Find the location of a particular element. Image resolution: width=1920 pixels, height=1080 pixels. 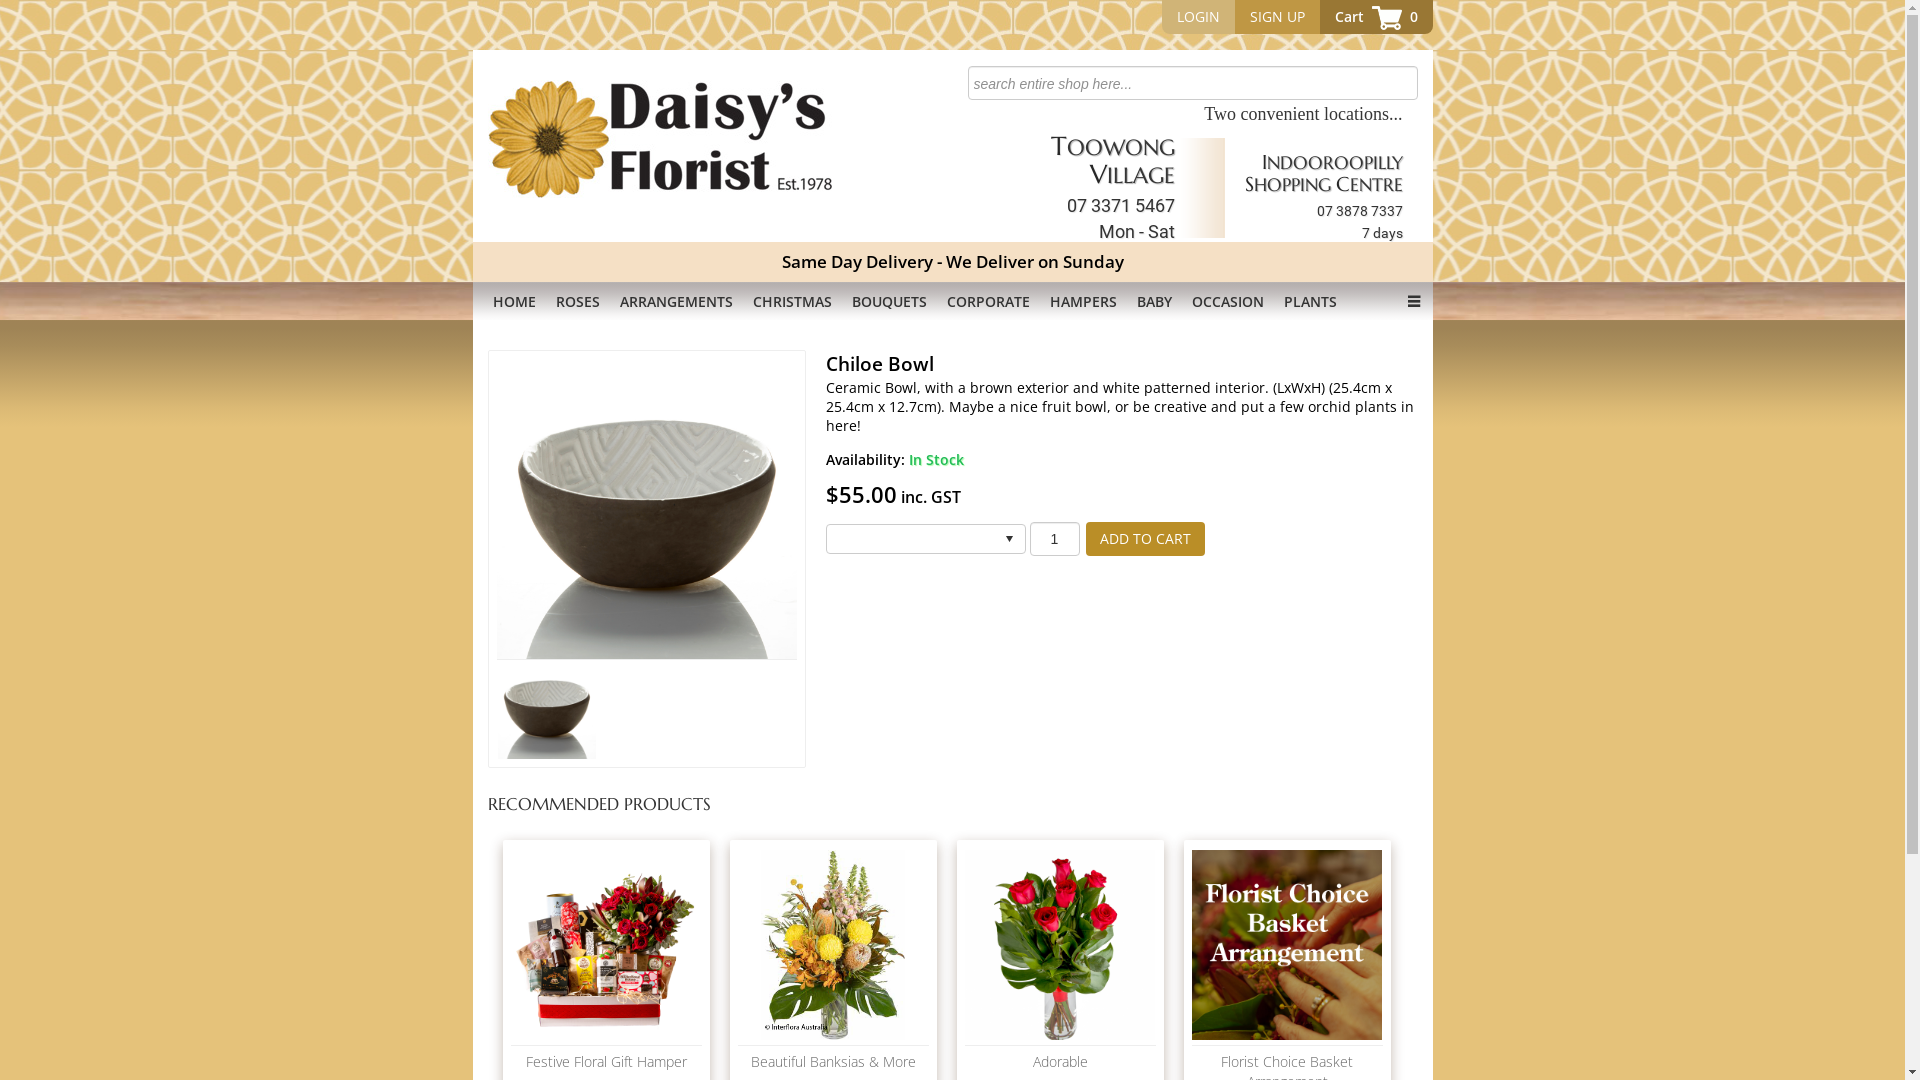

'PLANTS' is located at coordinates (1272, 301).